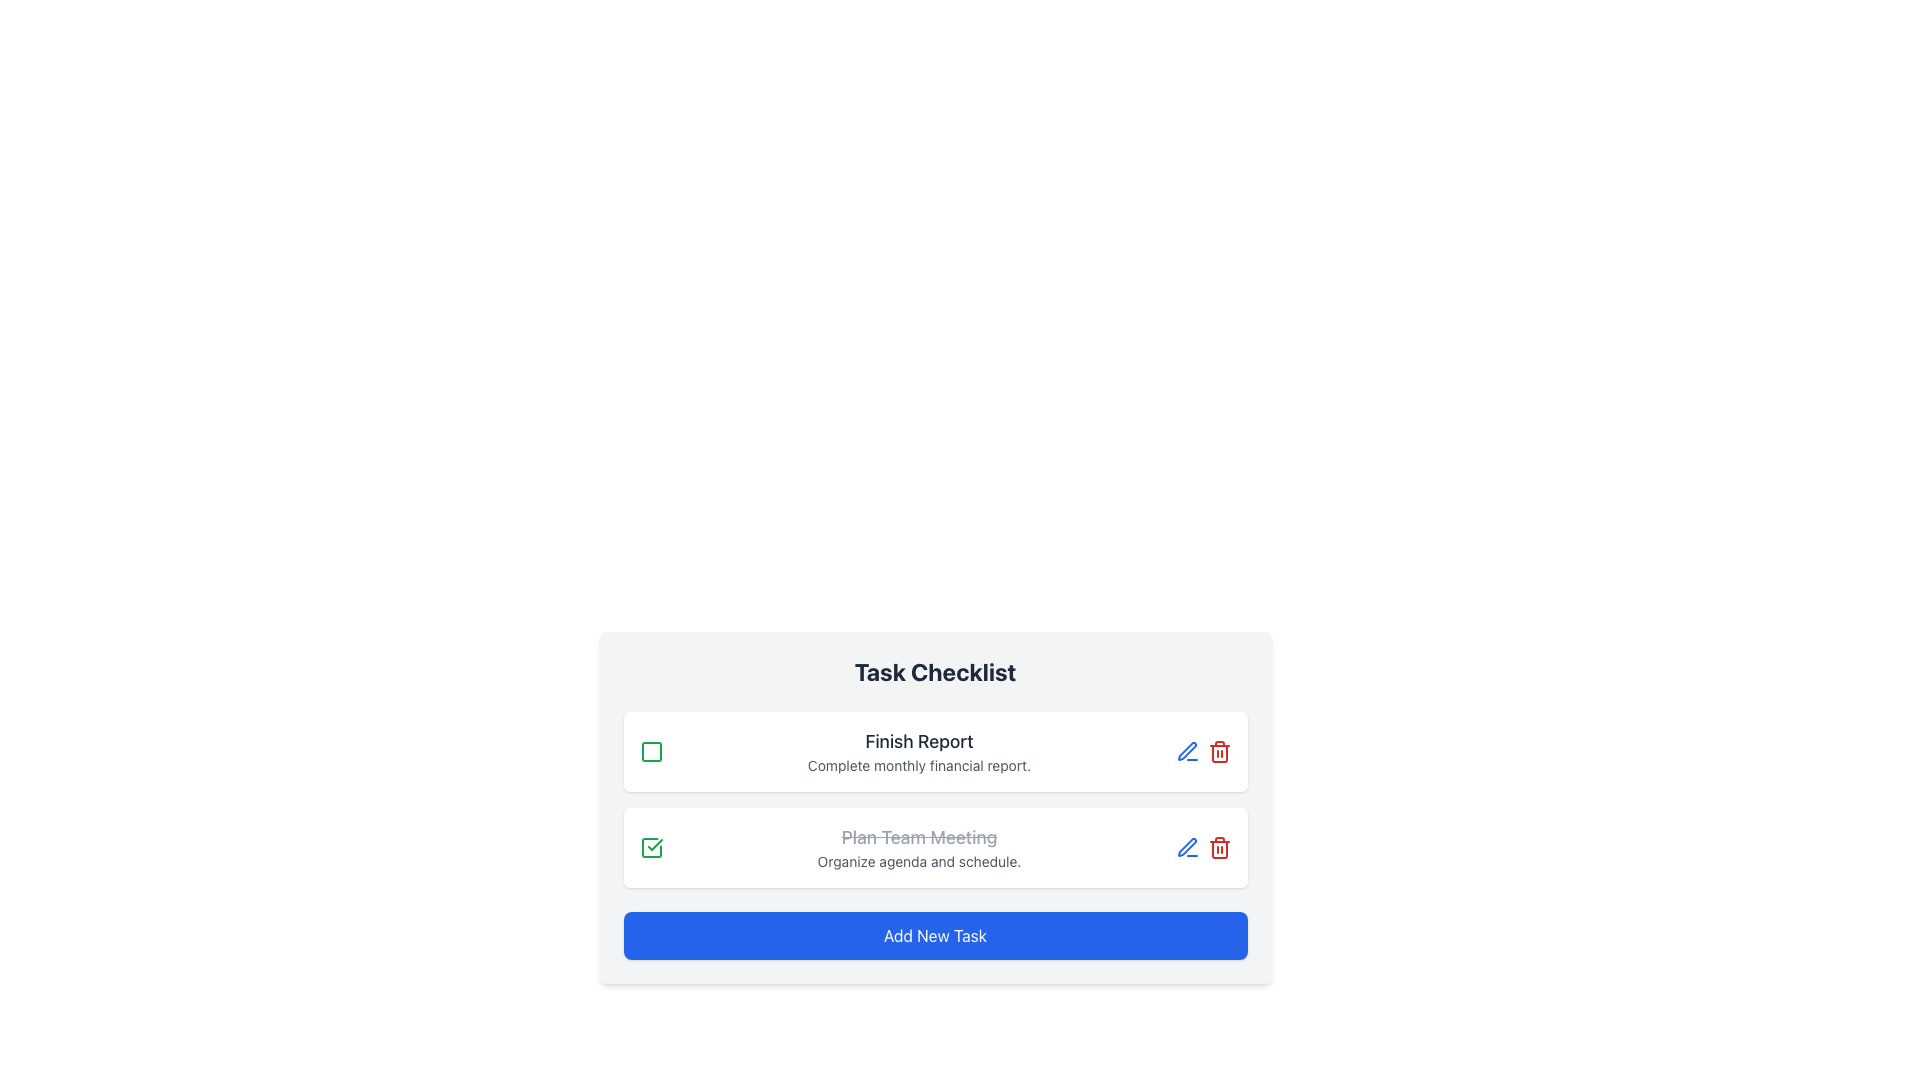 This screenshot has width=1920, height=1080. I want to click on the first task entry in the checklist, which is visually represented in a white, rounded corner rectangle with shadow, located above the task entry that reads 'Plan Team Meeting', so click(918, 752).